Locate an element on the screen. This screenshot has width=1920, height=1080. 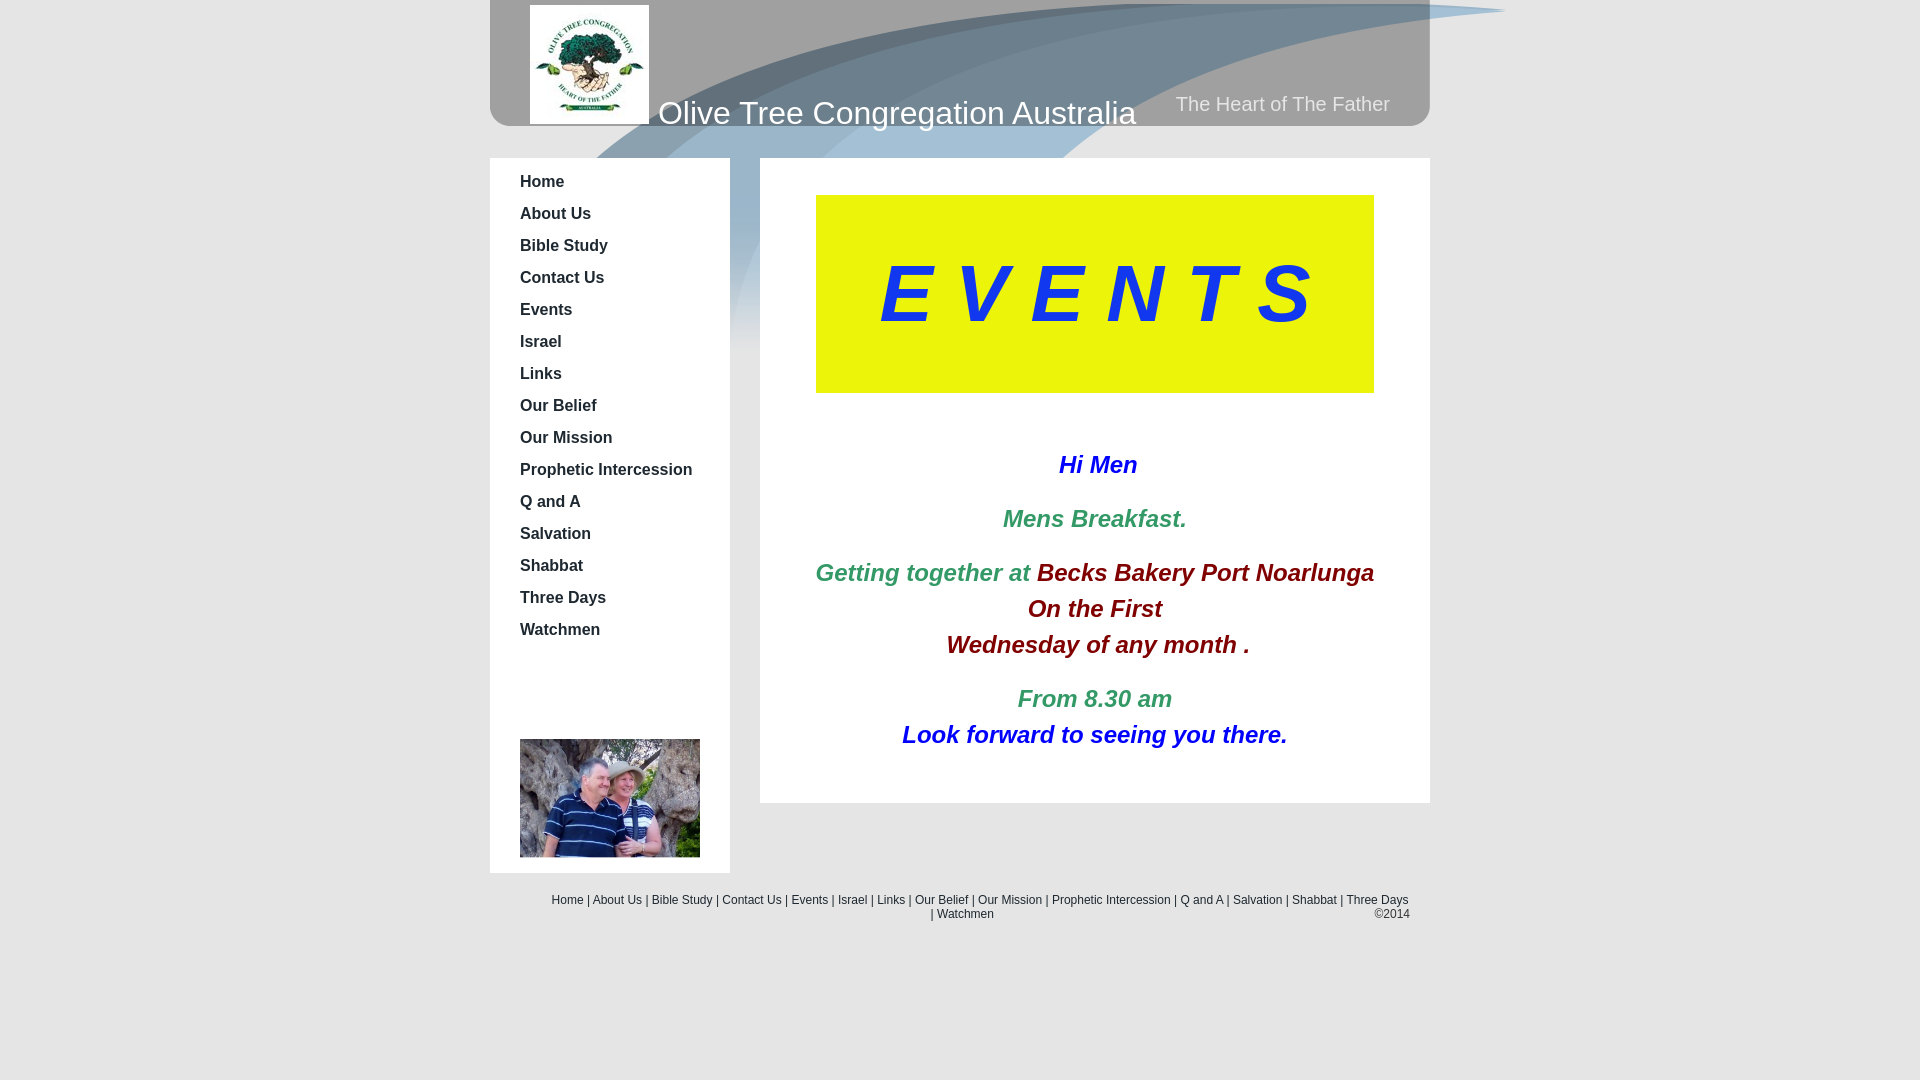
' Olive Tree Congregation Australia' is located at coordinates (833, 112).